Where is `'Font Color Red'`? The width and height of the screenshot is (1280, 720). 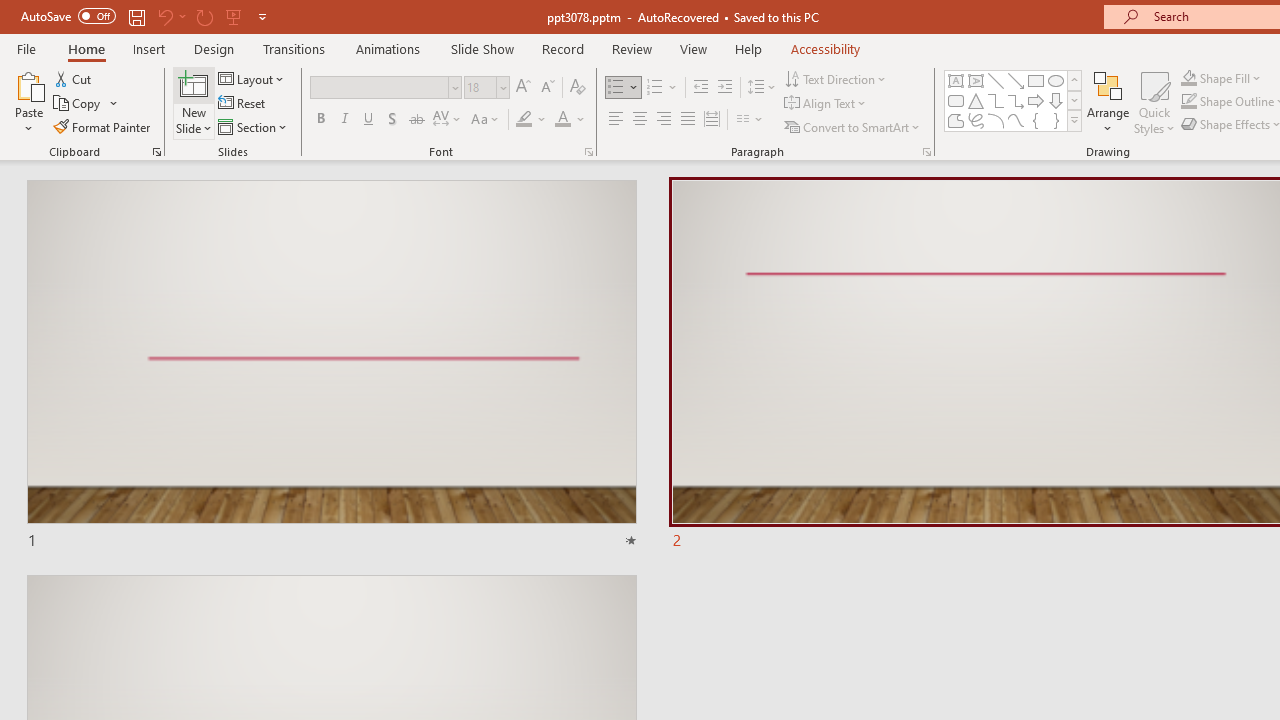
'Font Color Red' is located at coordinates (561, 119).